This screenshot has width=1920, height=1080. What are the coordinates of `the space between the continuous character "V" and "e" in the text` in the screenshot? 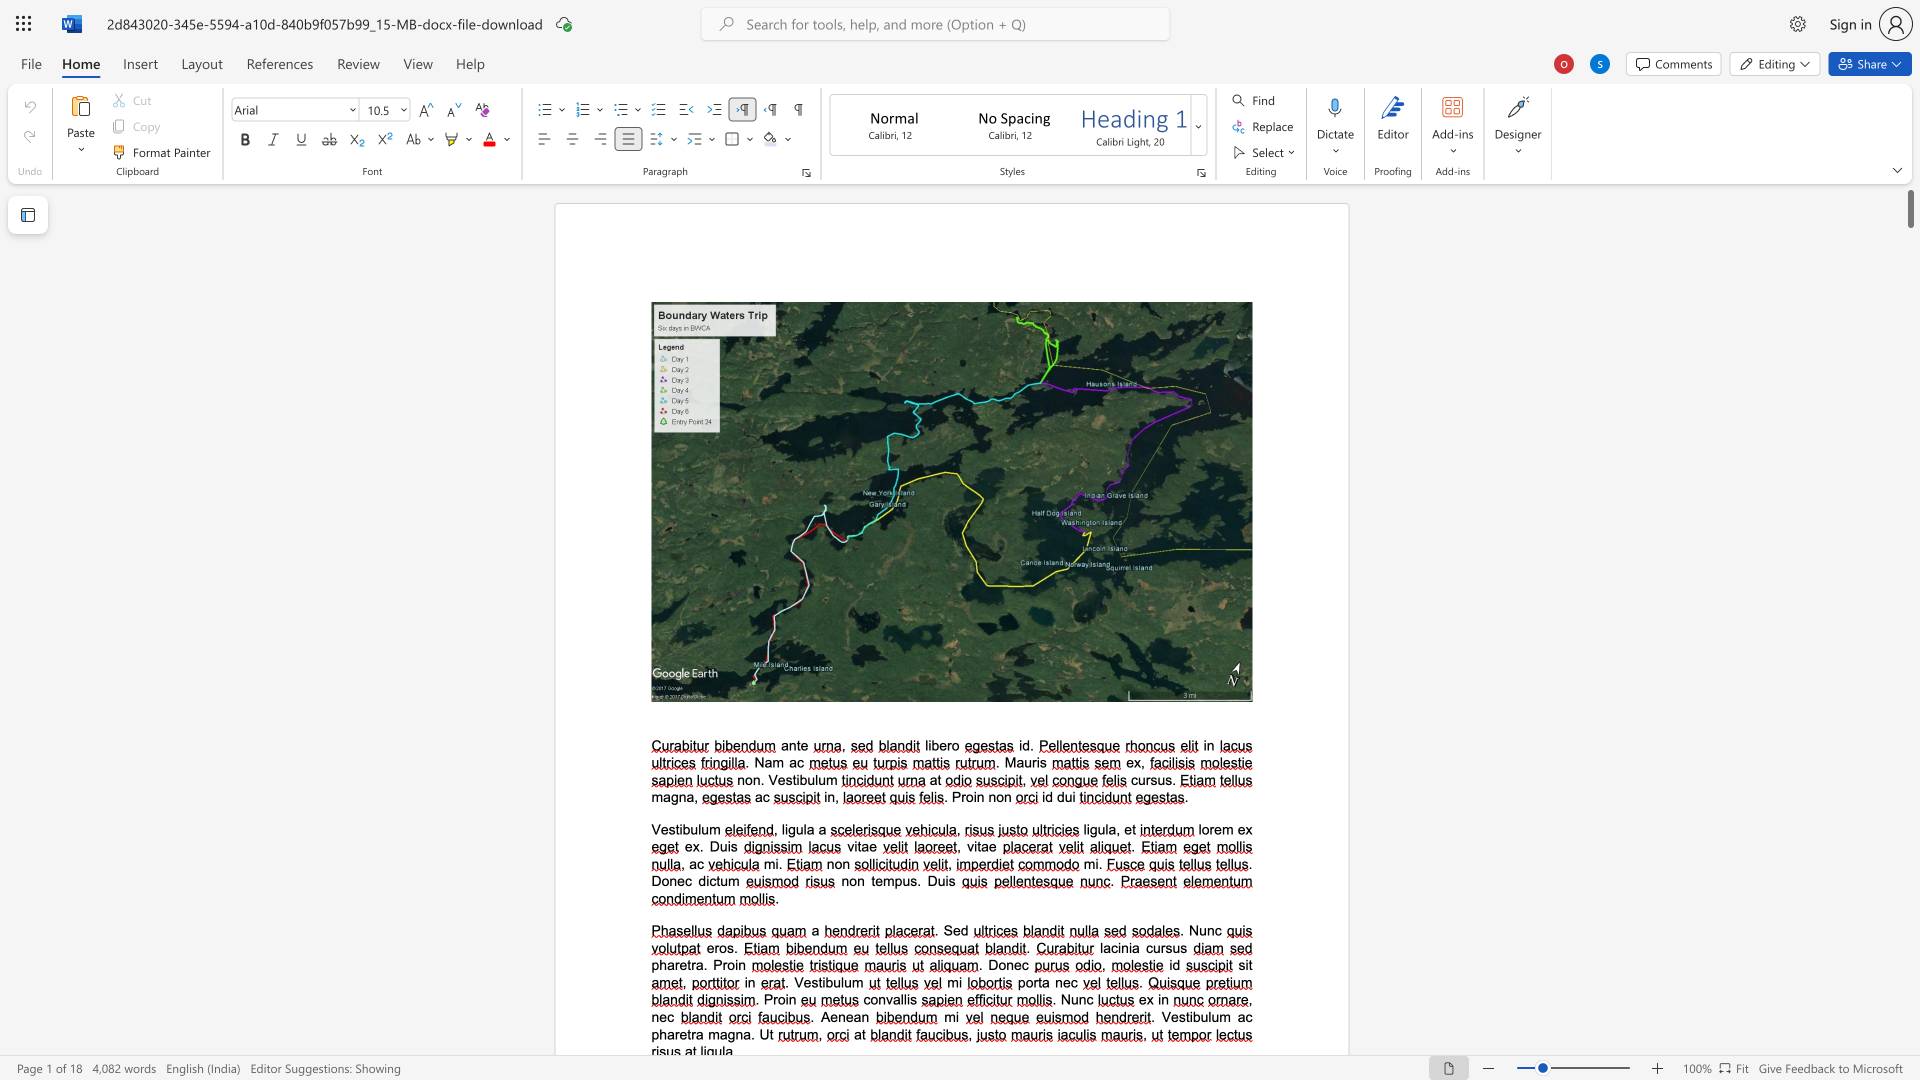 It's located at (1170, 1017).